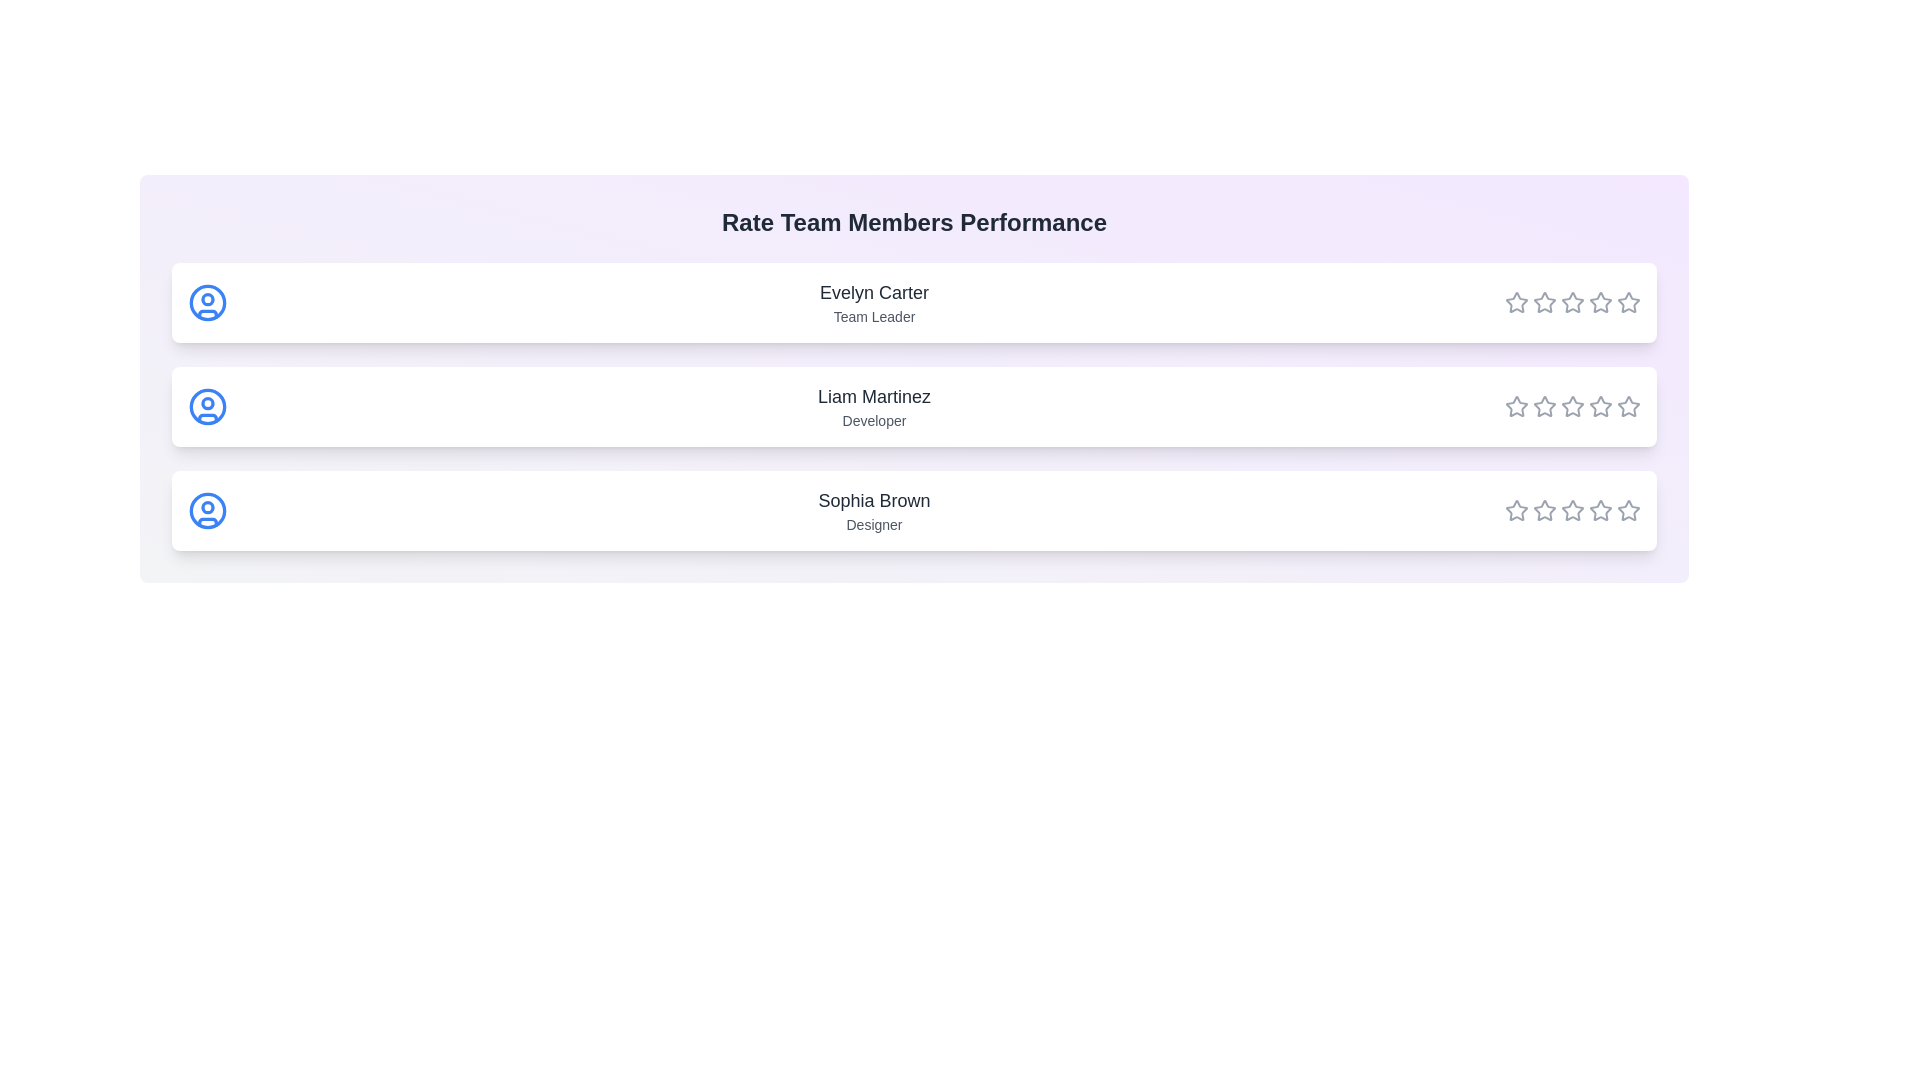 The width and height of the screenshot is (1920, 1080). What do you see at coordinates (207, 509) in the screenshot?
I see `the user icon for Sophia Brown` at bounding box center [207, 509].